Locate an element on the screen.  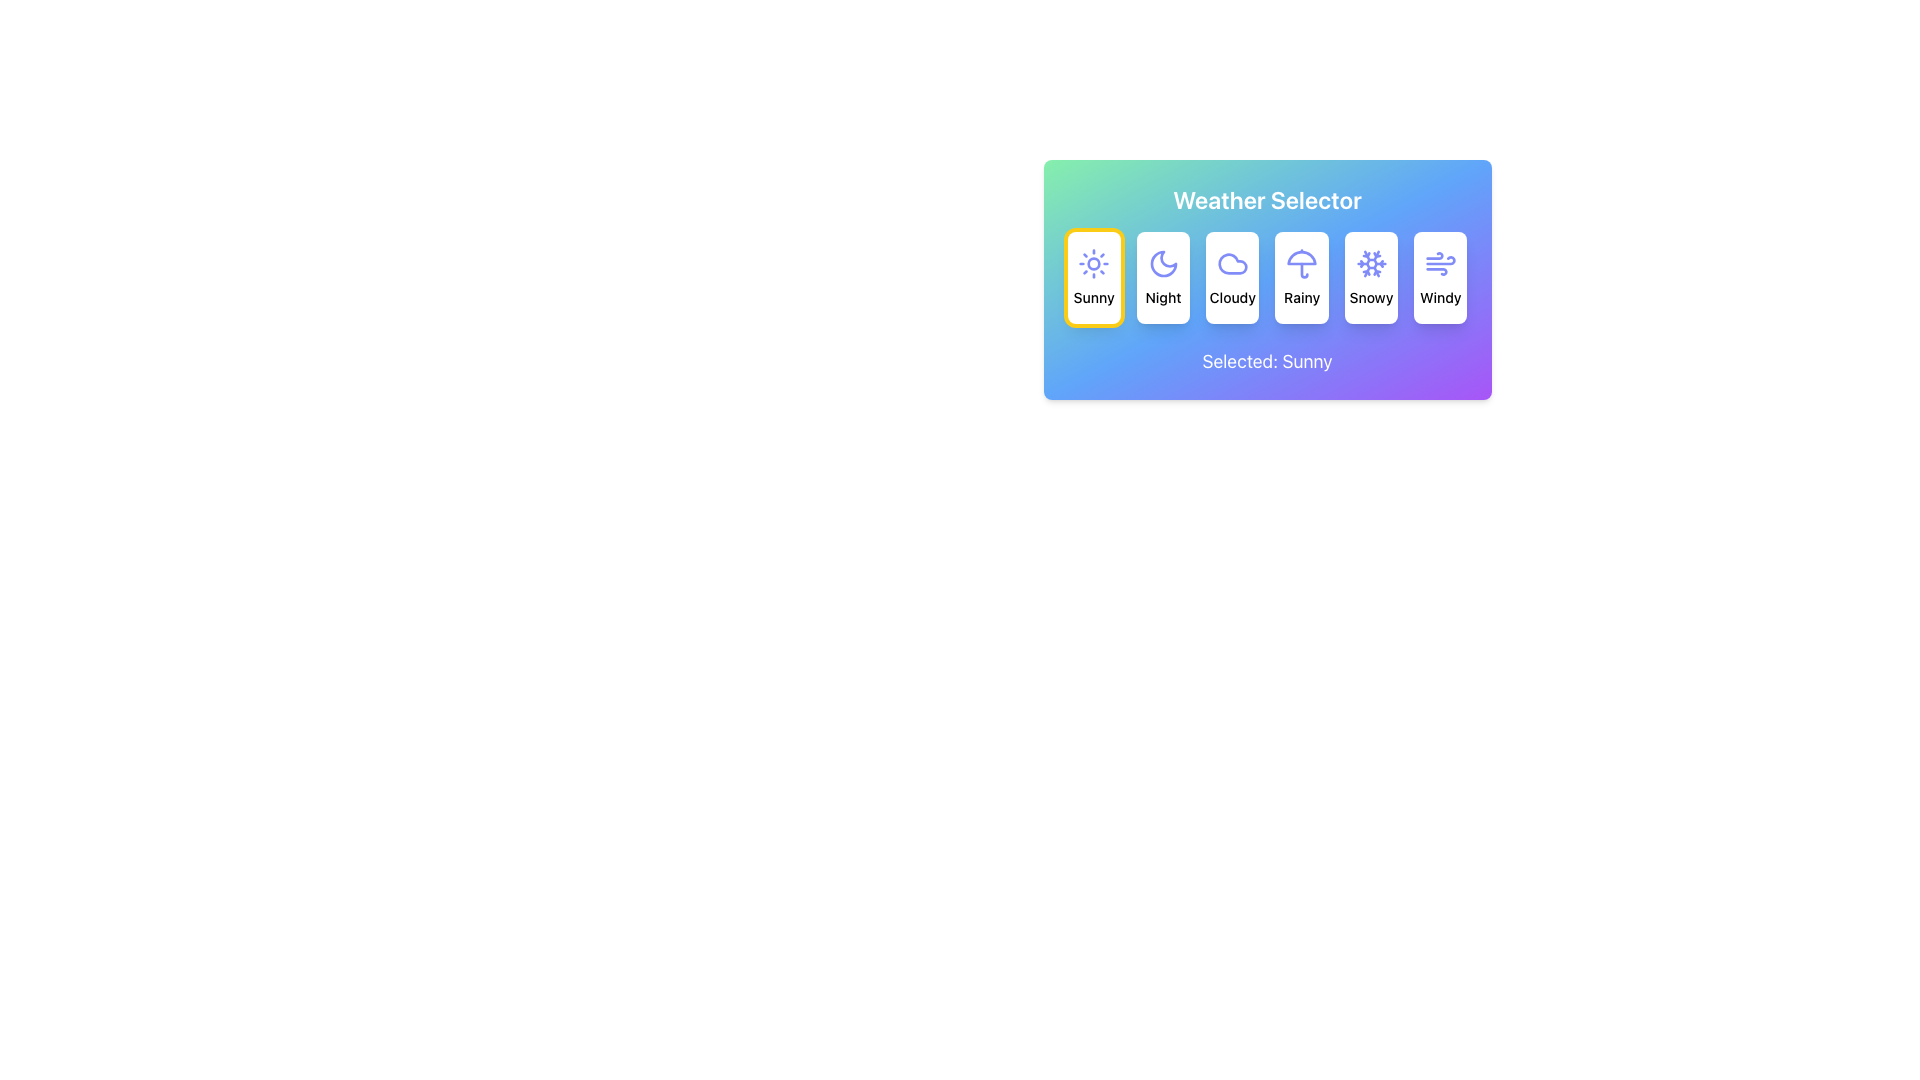
the 'Cloudy' weather icon, which is the third option in the weather selector interface, located above the label 'Cloudy' is located at coordinates (1231, 262).